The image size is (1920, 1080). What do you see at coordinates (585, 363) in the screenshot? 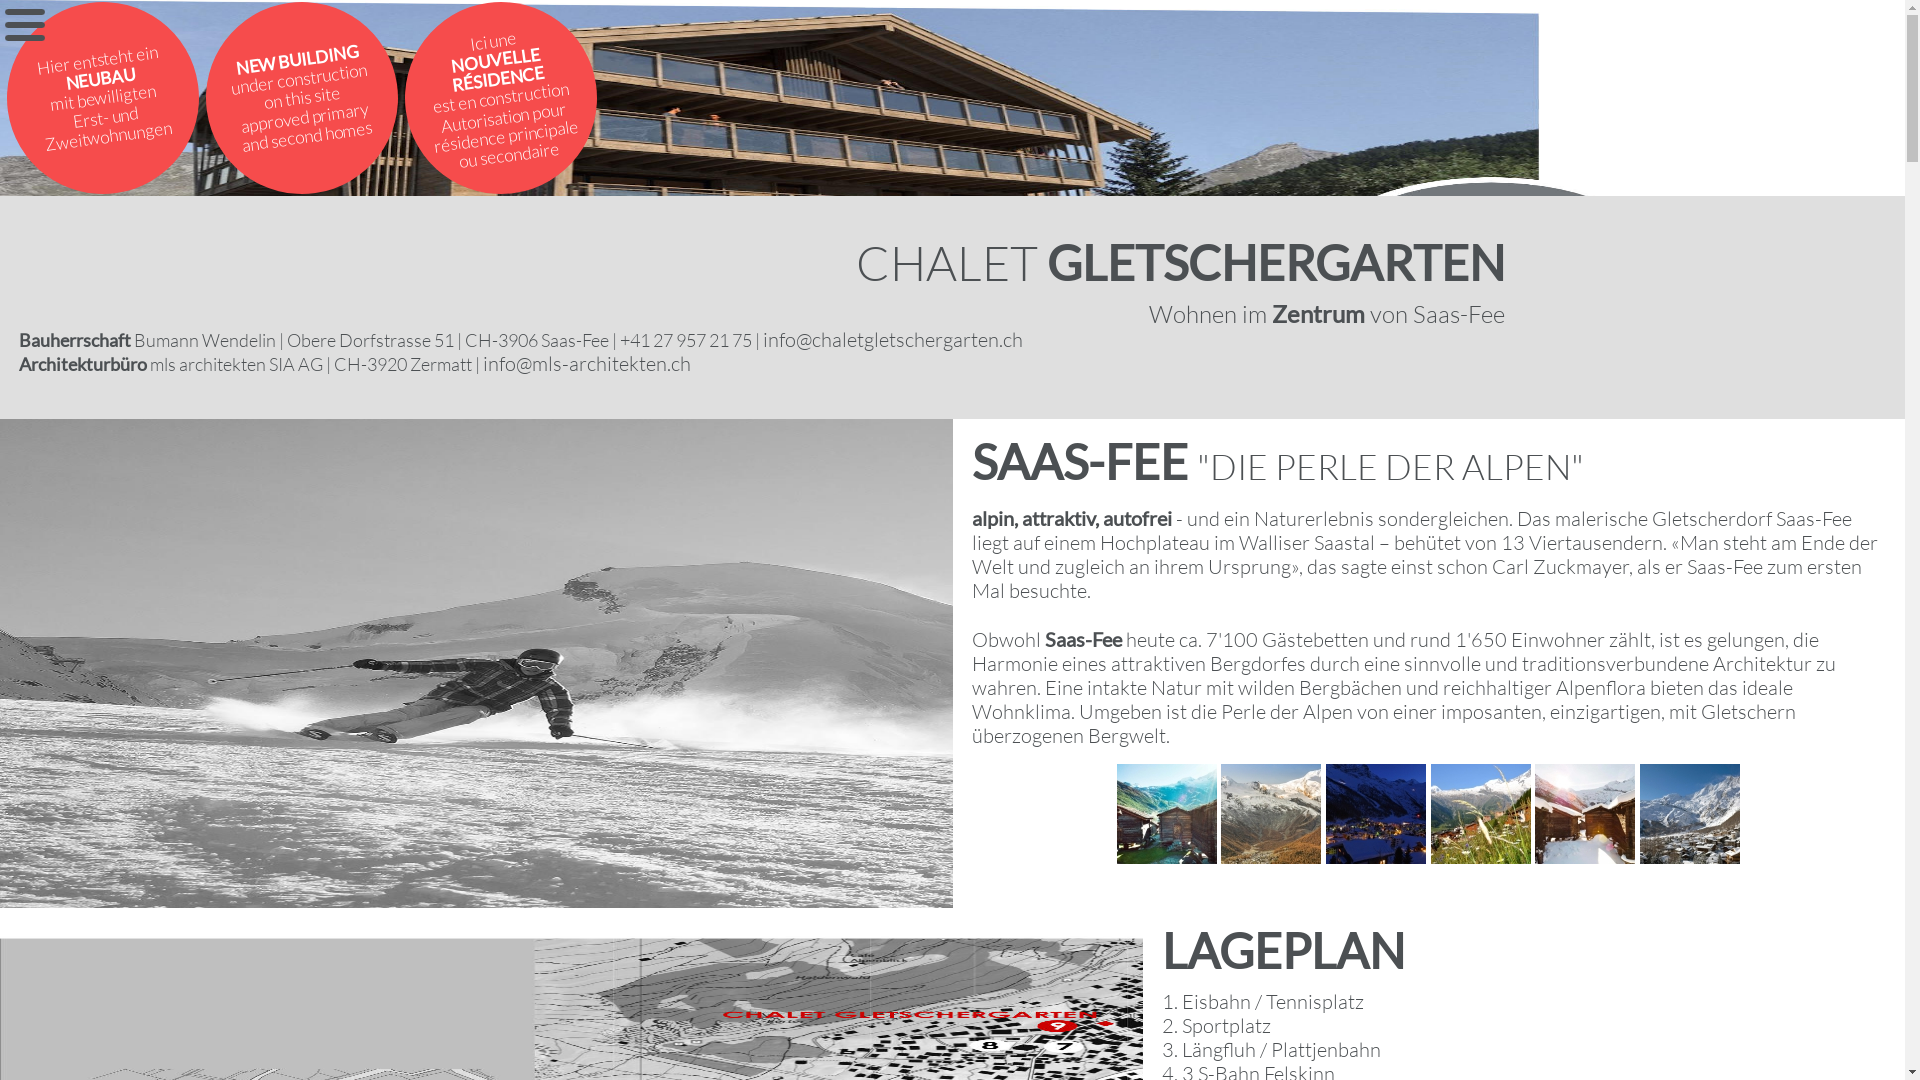
I see `'info@mls-architekten.ch'` at bounding box center [585, 363].